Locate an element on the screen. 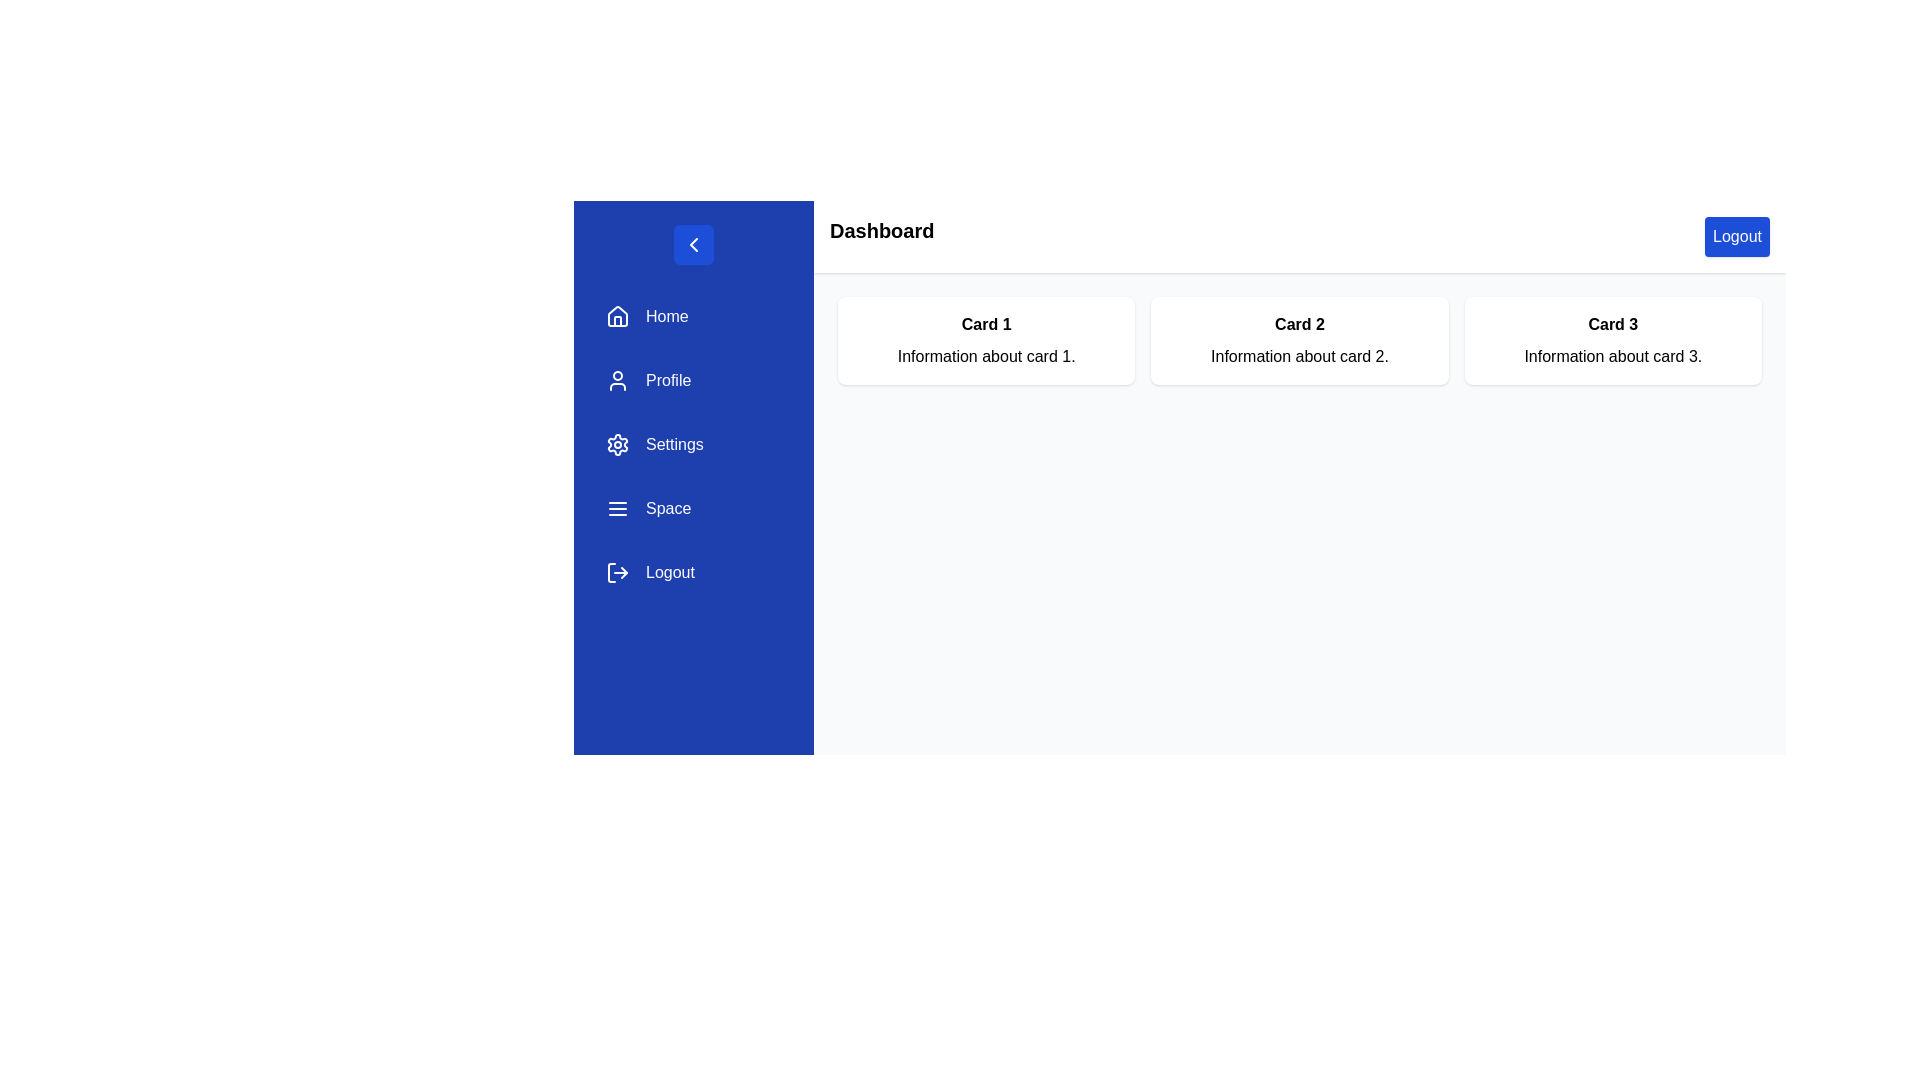 The height and width of the screenshot is (1080, 1920). the 'Home' text label located to the right of the house icon in the vertical menu on the left side of the interface is located at coordinates (667, 315).